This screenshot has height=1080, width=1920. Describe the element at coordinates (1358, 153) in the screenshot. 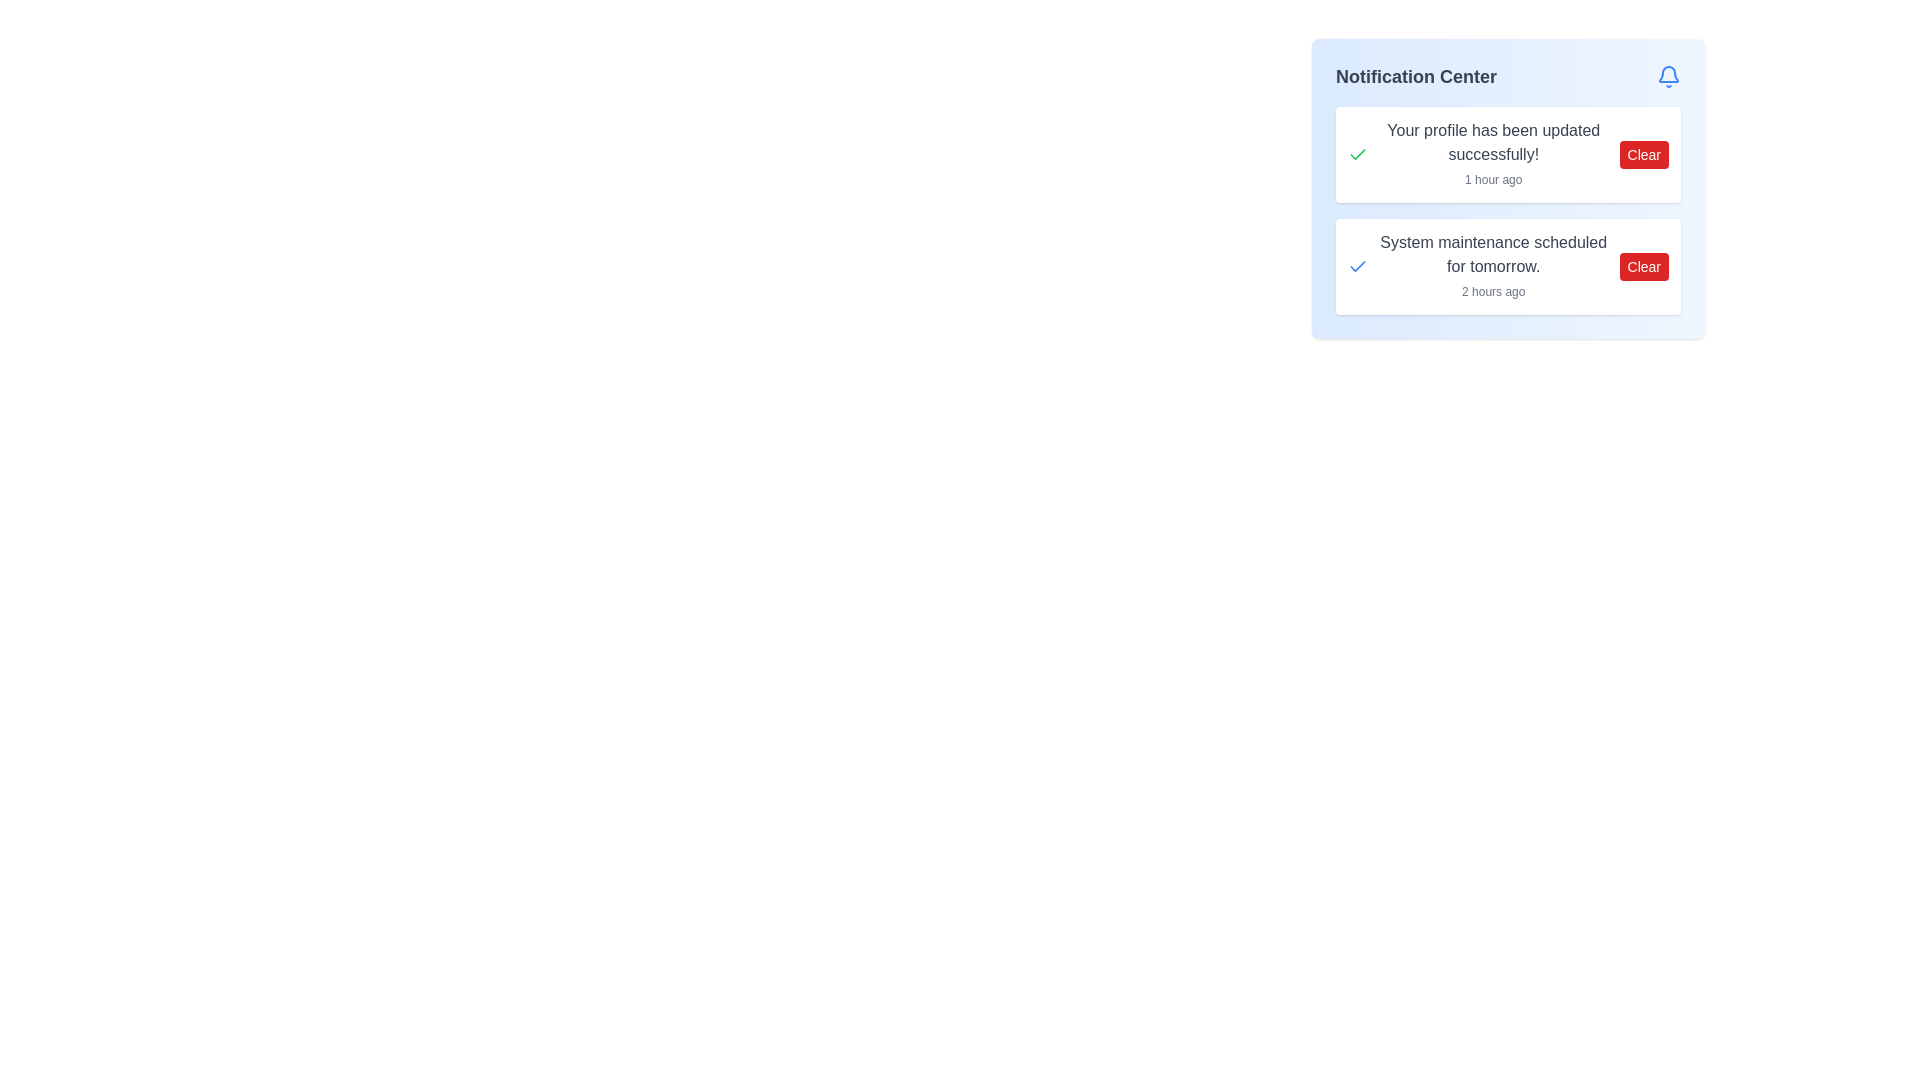

I see `the completion icon located to the left of the text 'Your profile has been updated successfully!' in the notification box` at that location.